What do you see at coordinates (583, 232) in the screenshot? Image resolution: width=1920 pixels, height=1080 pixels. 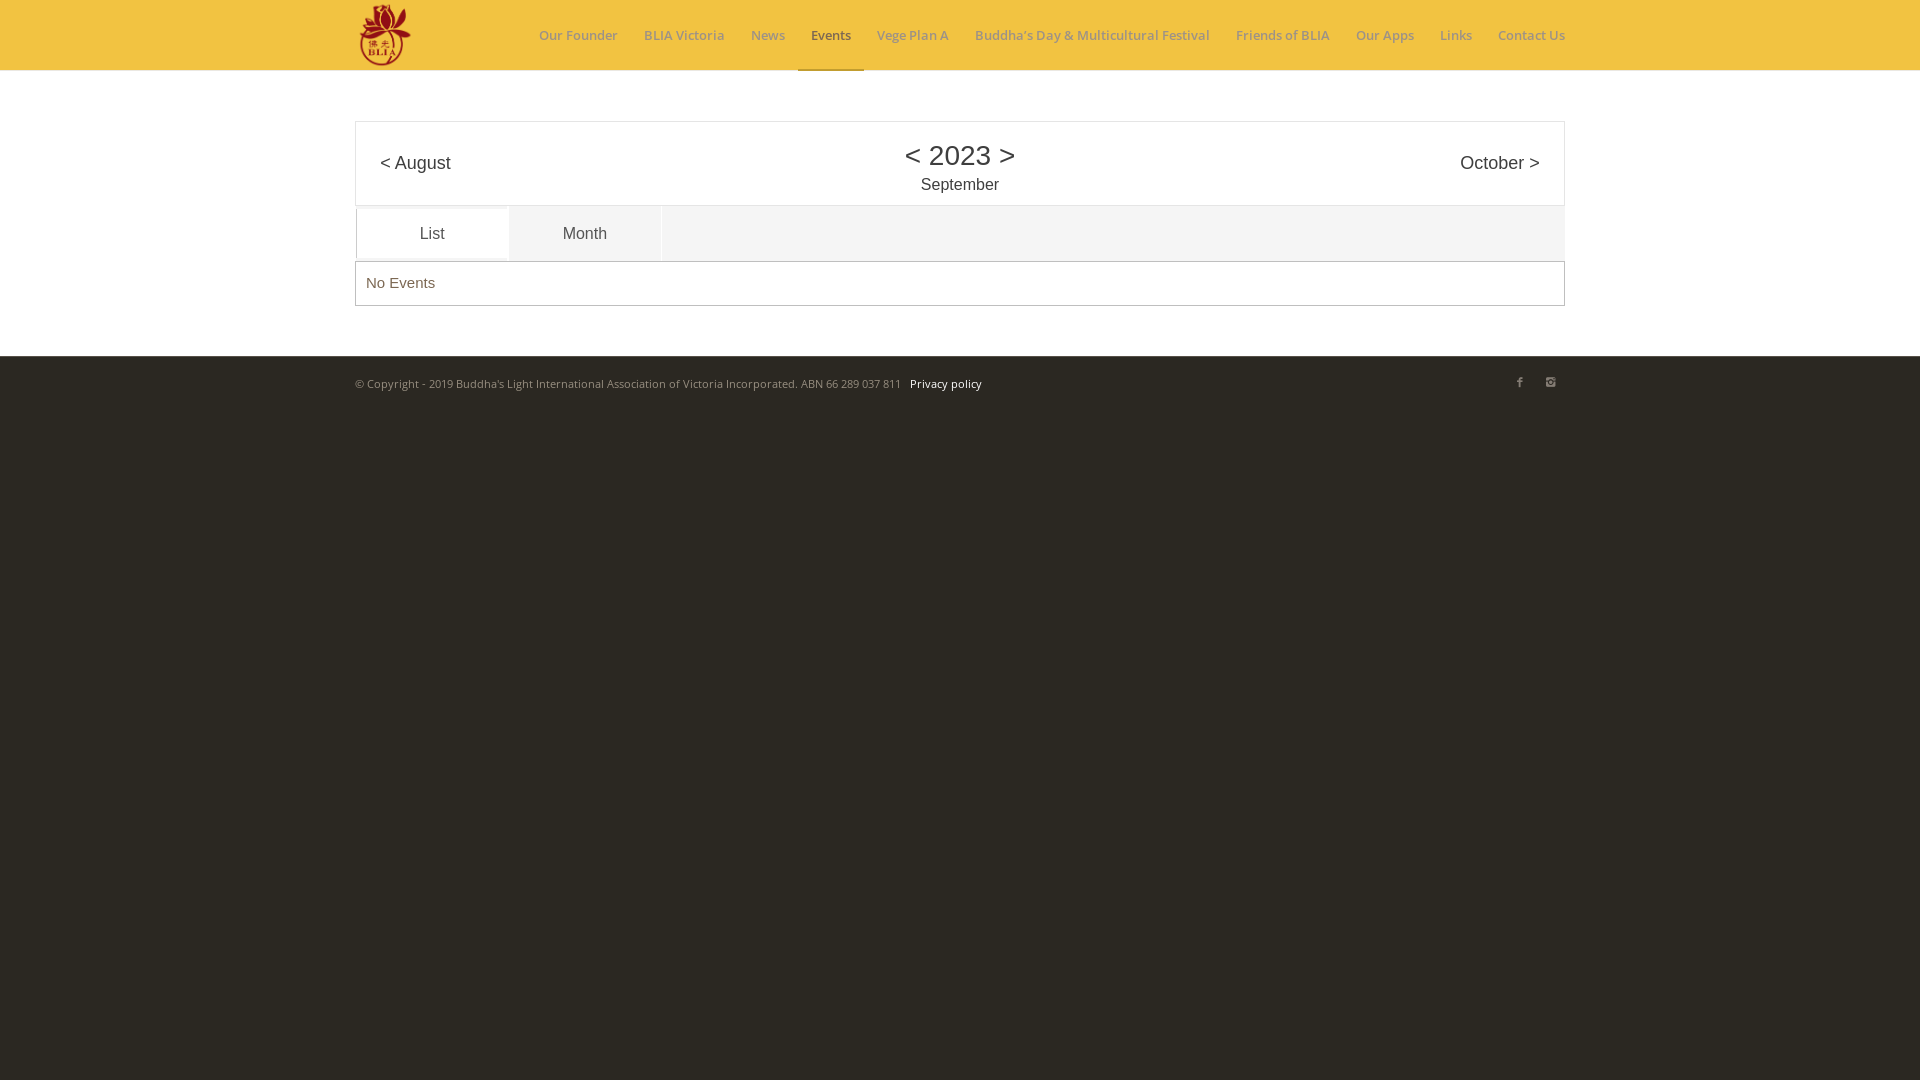 I see `'Month'` at bounding box center [583, 232].